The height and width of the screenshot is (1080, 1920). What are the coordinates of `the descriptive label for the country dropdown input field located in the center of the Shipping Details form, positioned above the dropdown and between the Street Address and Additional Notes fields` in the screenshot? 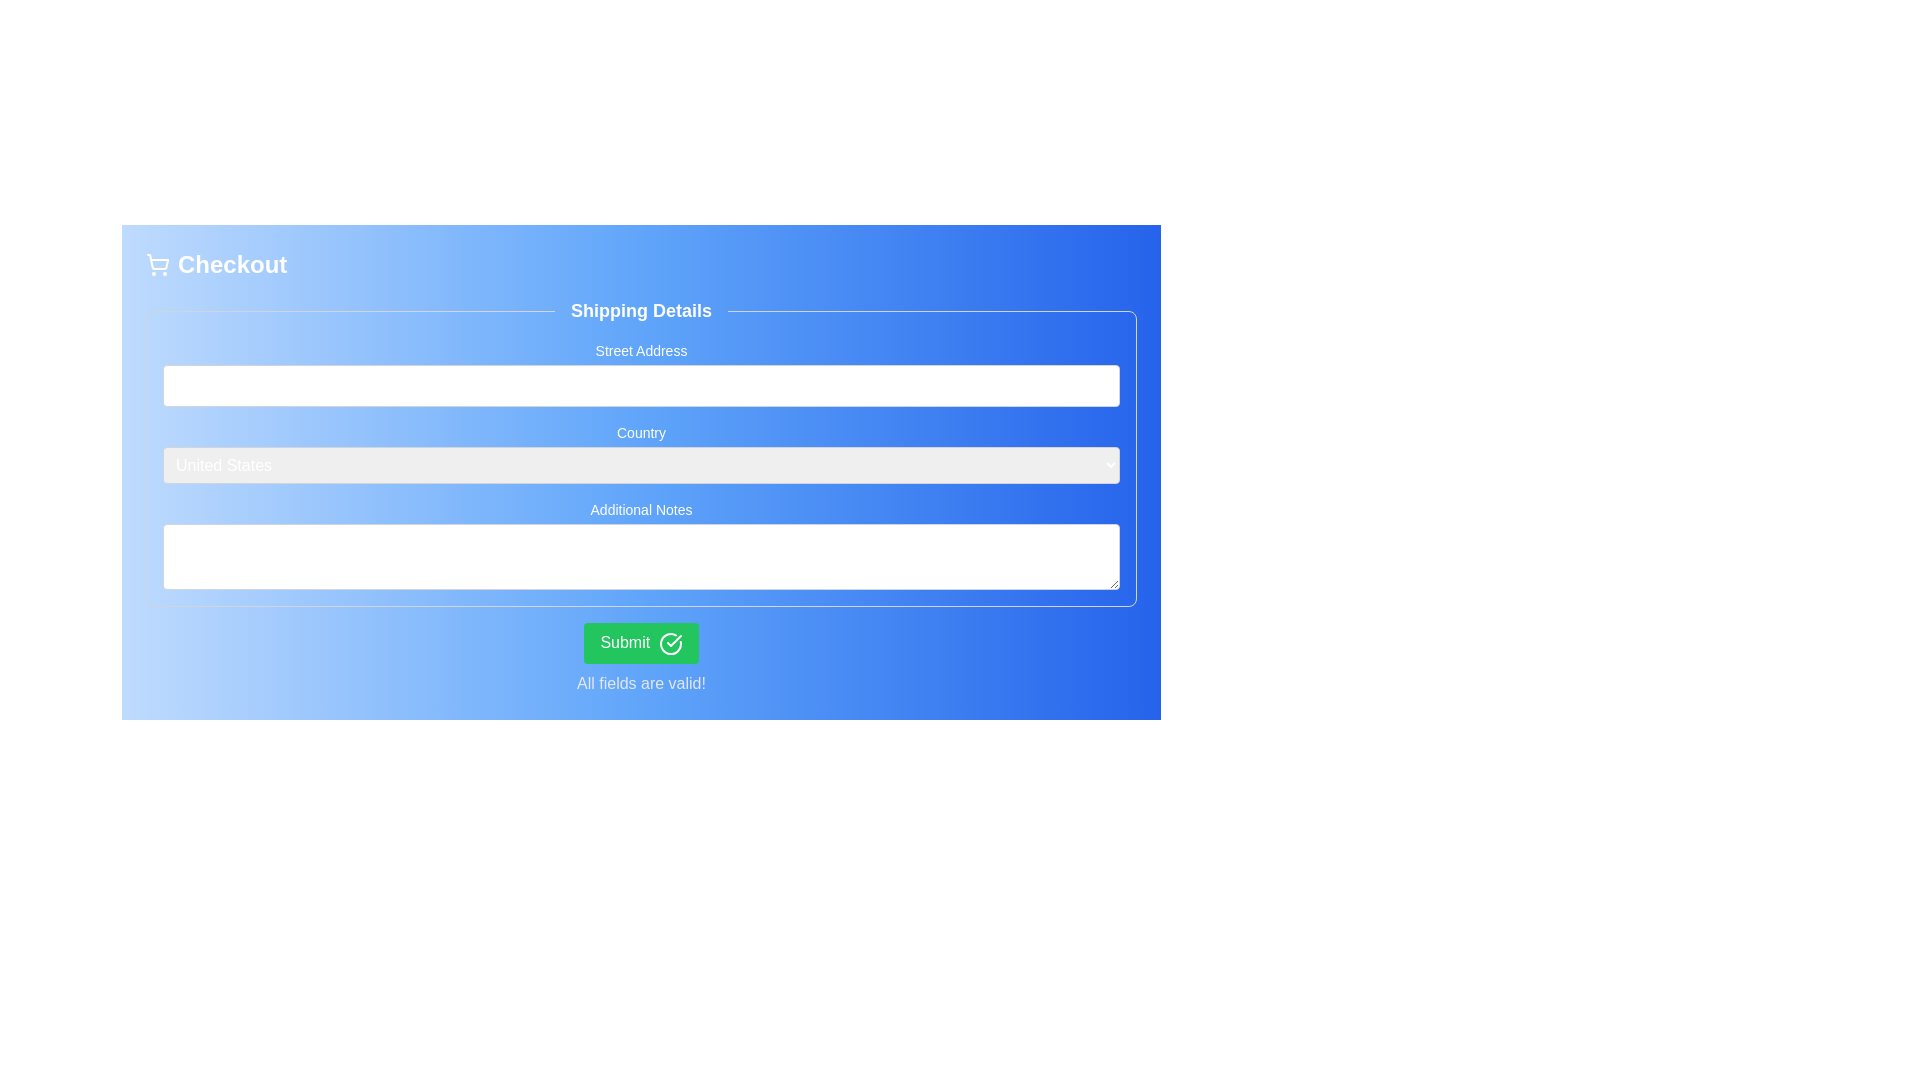 It's located at (641, 431).